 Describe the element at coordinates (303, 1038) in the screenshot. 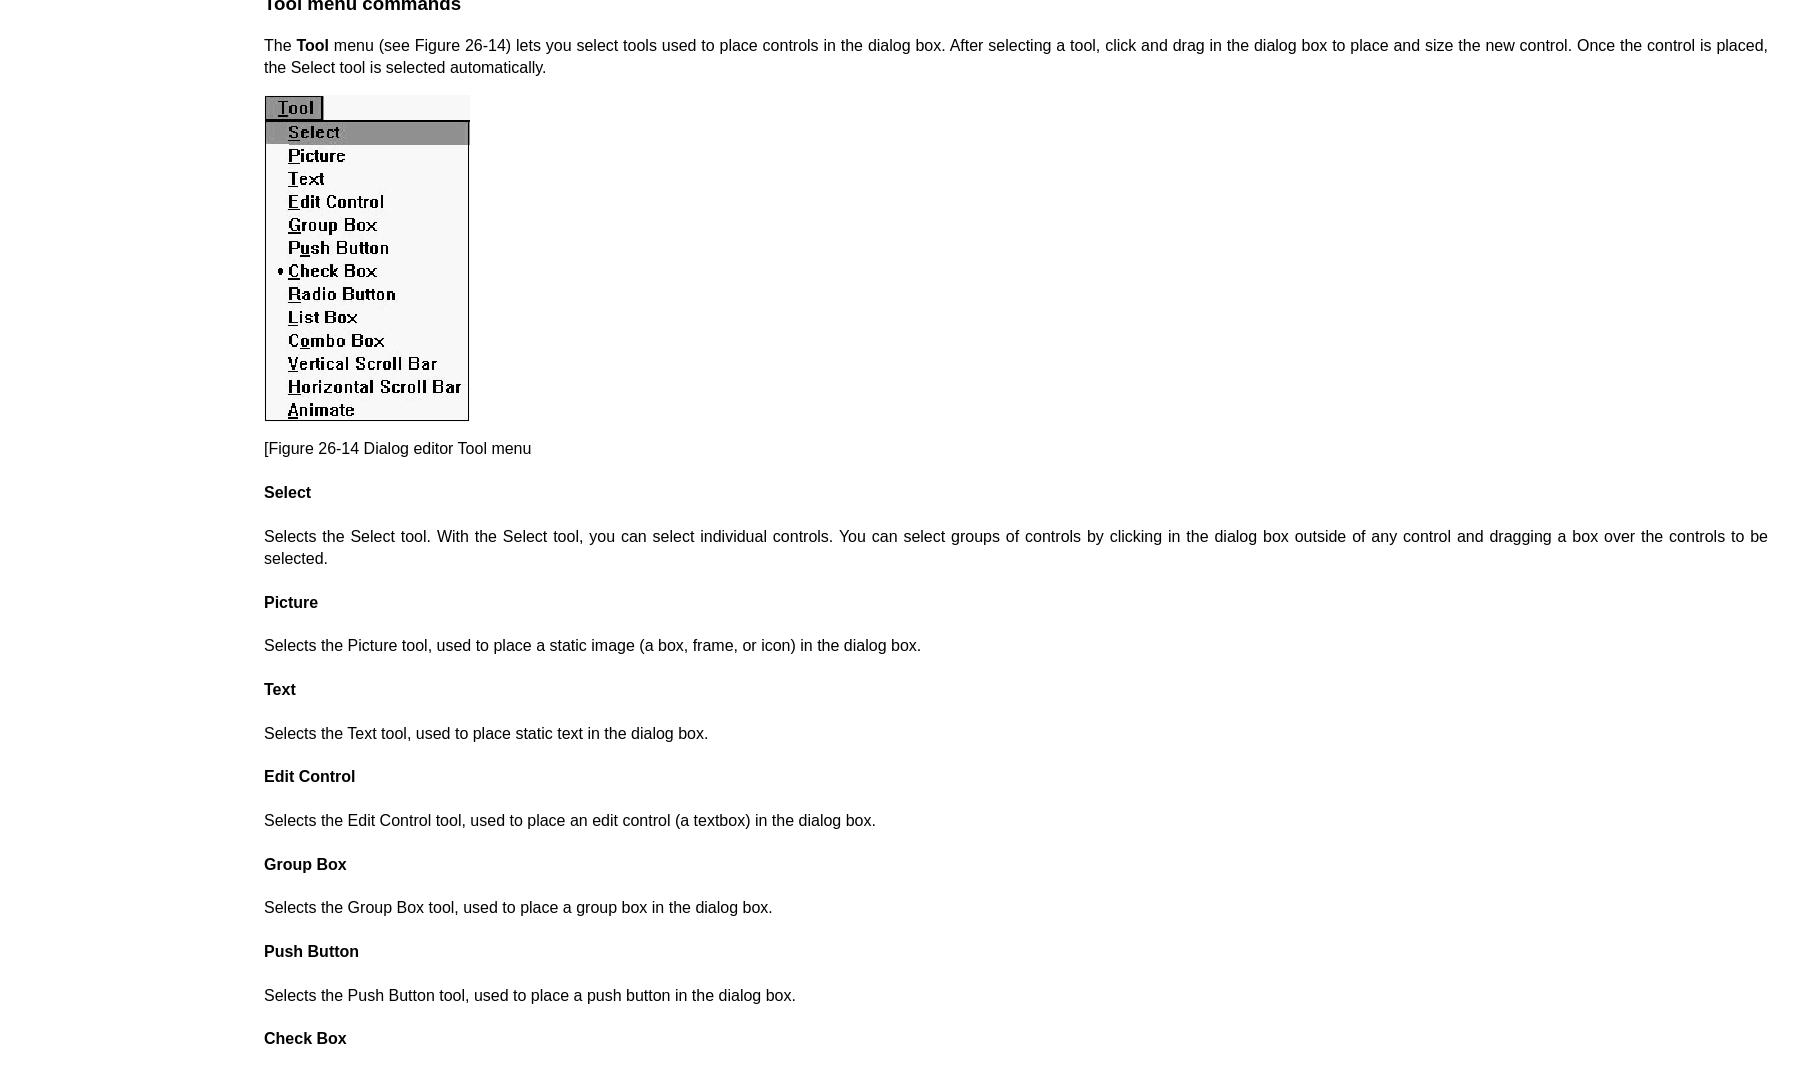

I see `'Check Box'` at that location.